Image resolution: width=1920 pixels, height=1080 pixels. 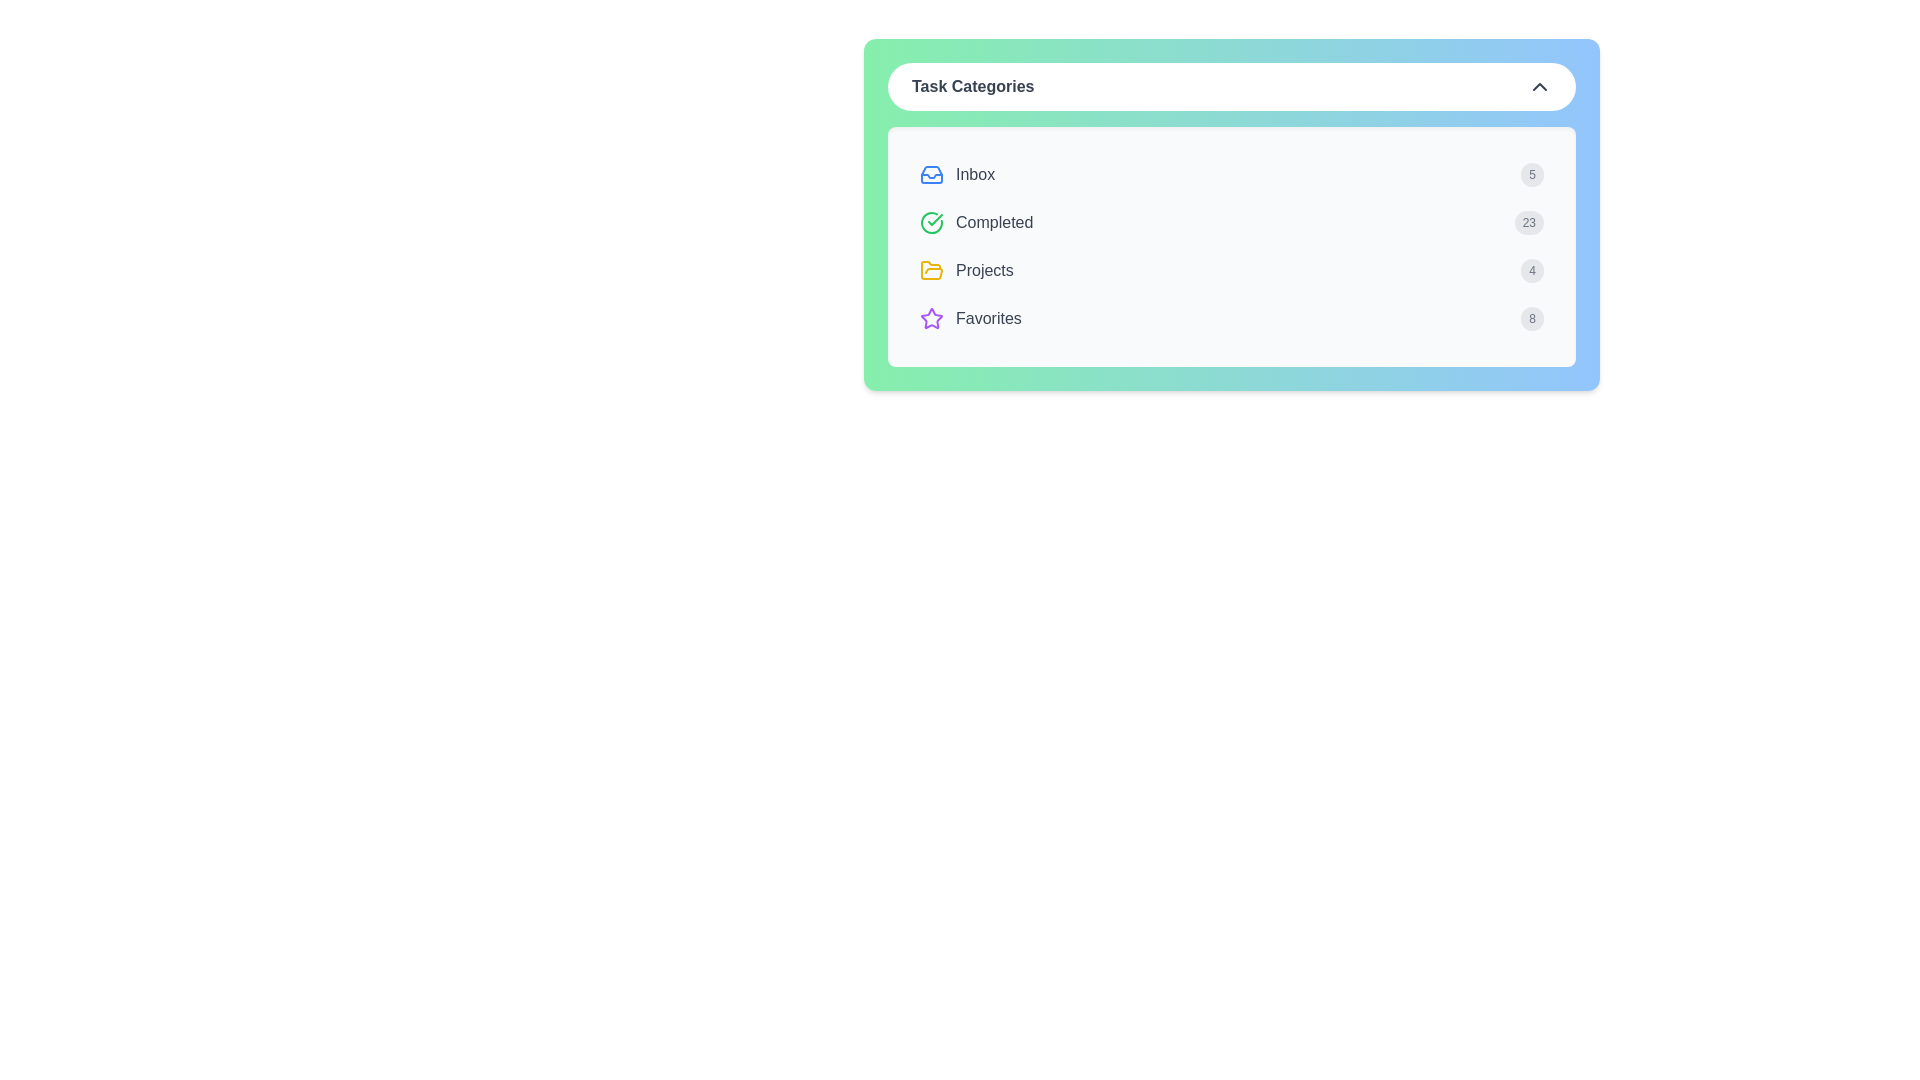 What do you see at coordinates (930, 318) in the screenshot?
I see `the star icon that indicates the 'Favorites' category, which is positioned to the left of the 'Favorites' text content` at bounding box center [930, 318].